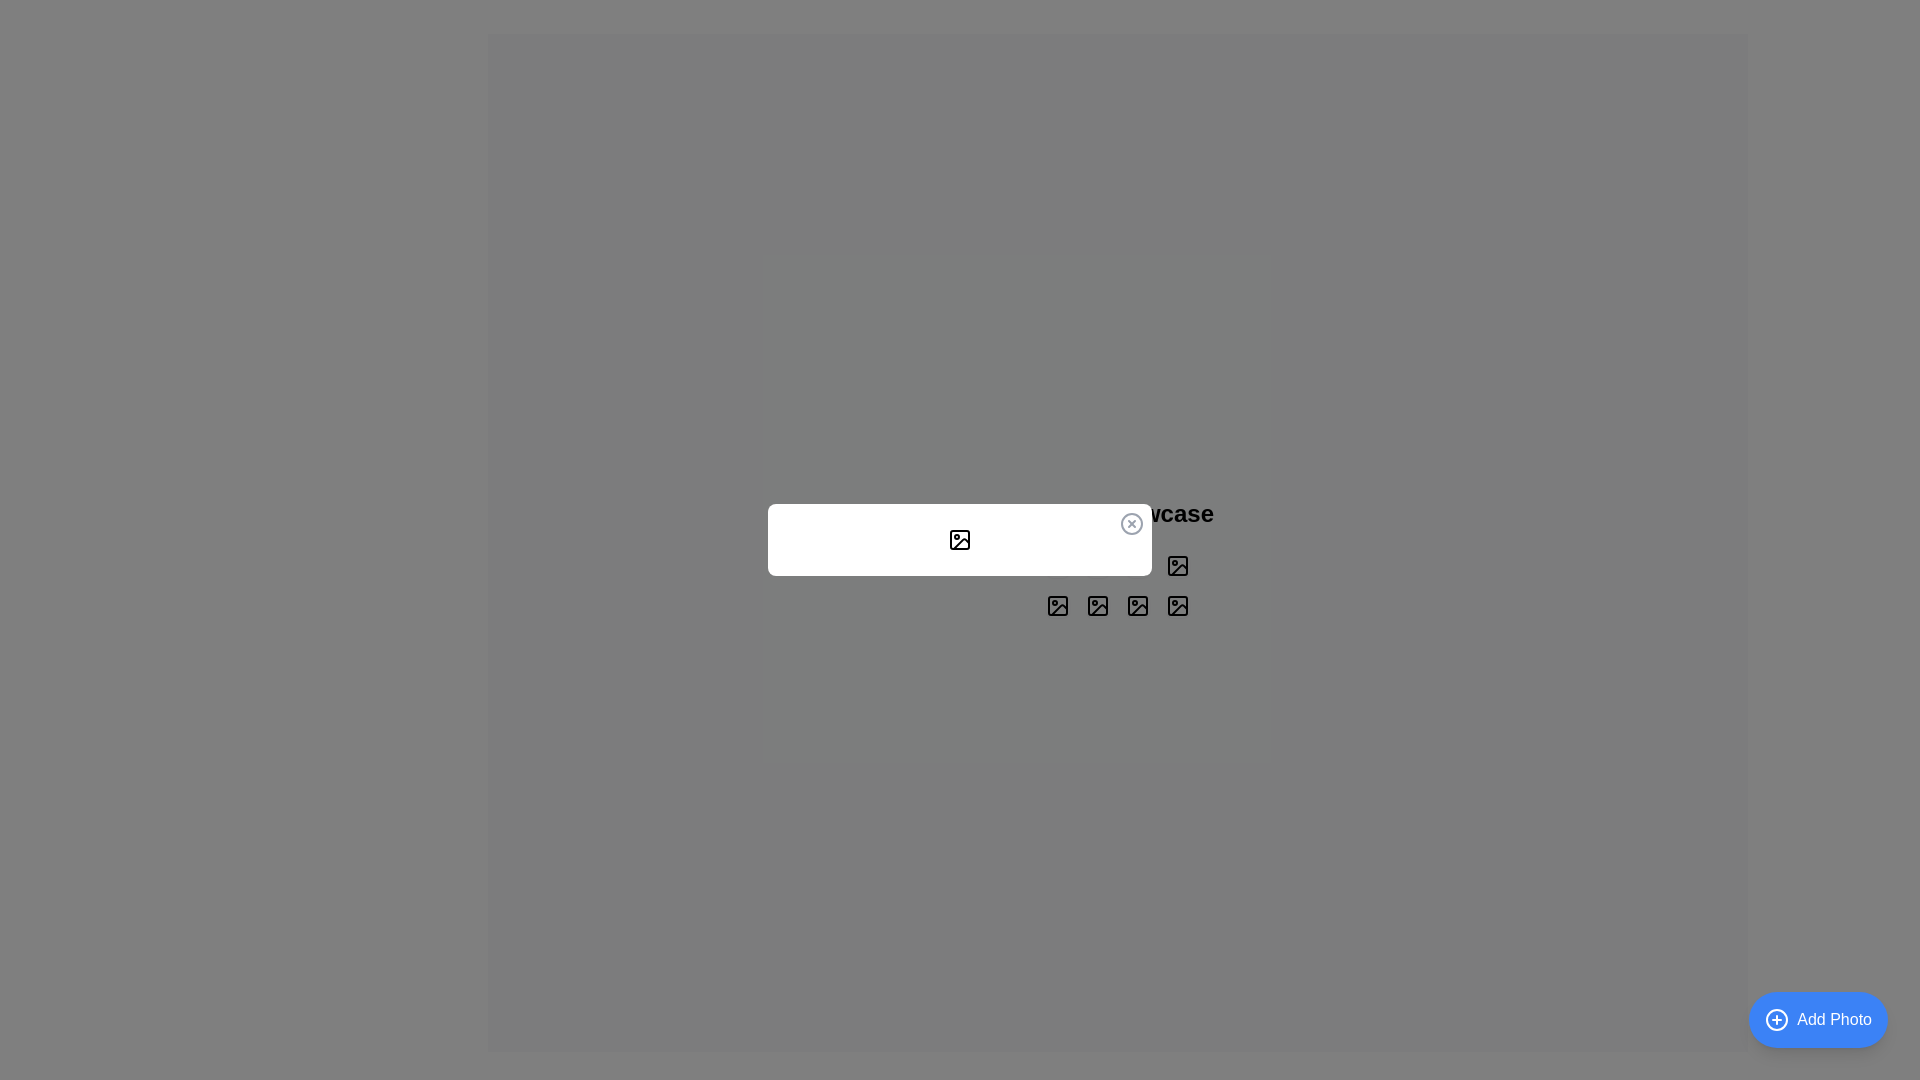  What do you see at coordinates (1177, 604) in the screenshot?
I see `the fourth icon` at bounding box center [1177, 604].